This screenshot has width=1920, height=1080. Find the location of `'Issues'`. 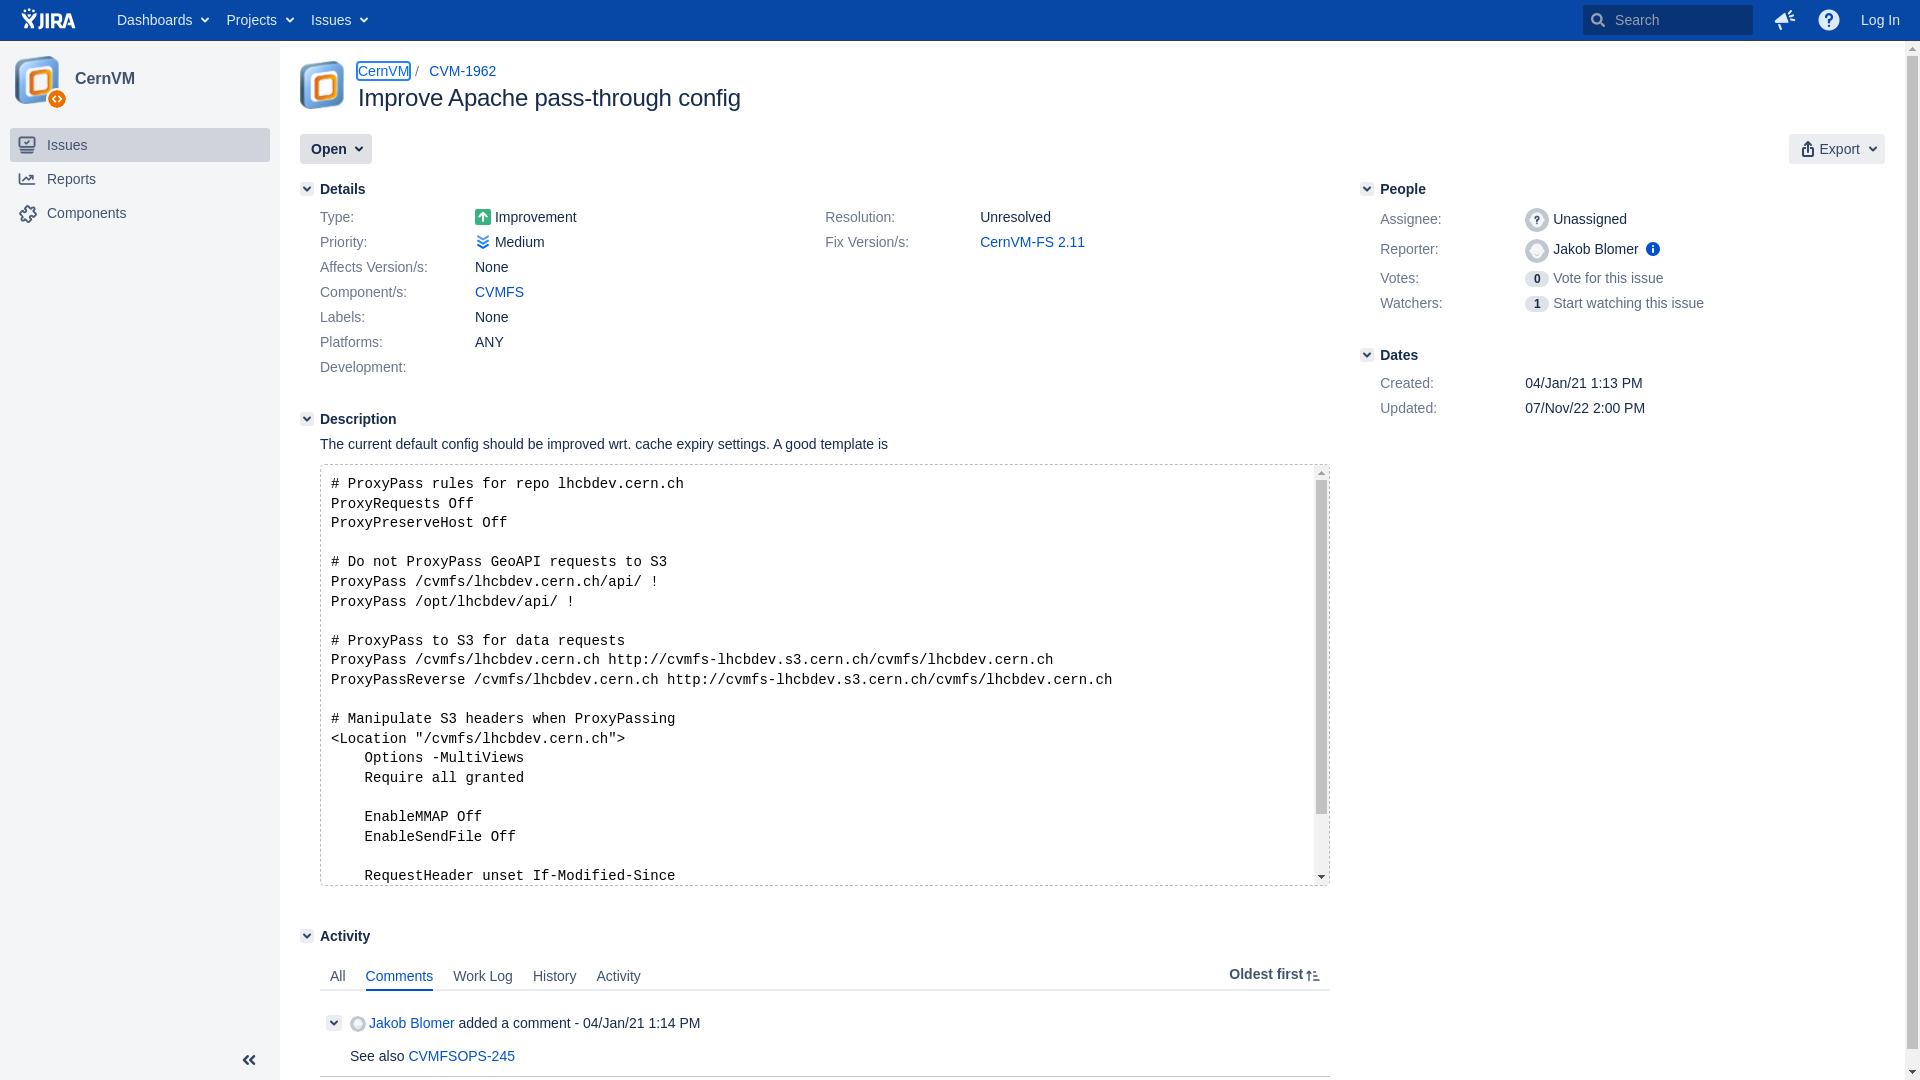

'Issues' is located at coordinates (337, 19).